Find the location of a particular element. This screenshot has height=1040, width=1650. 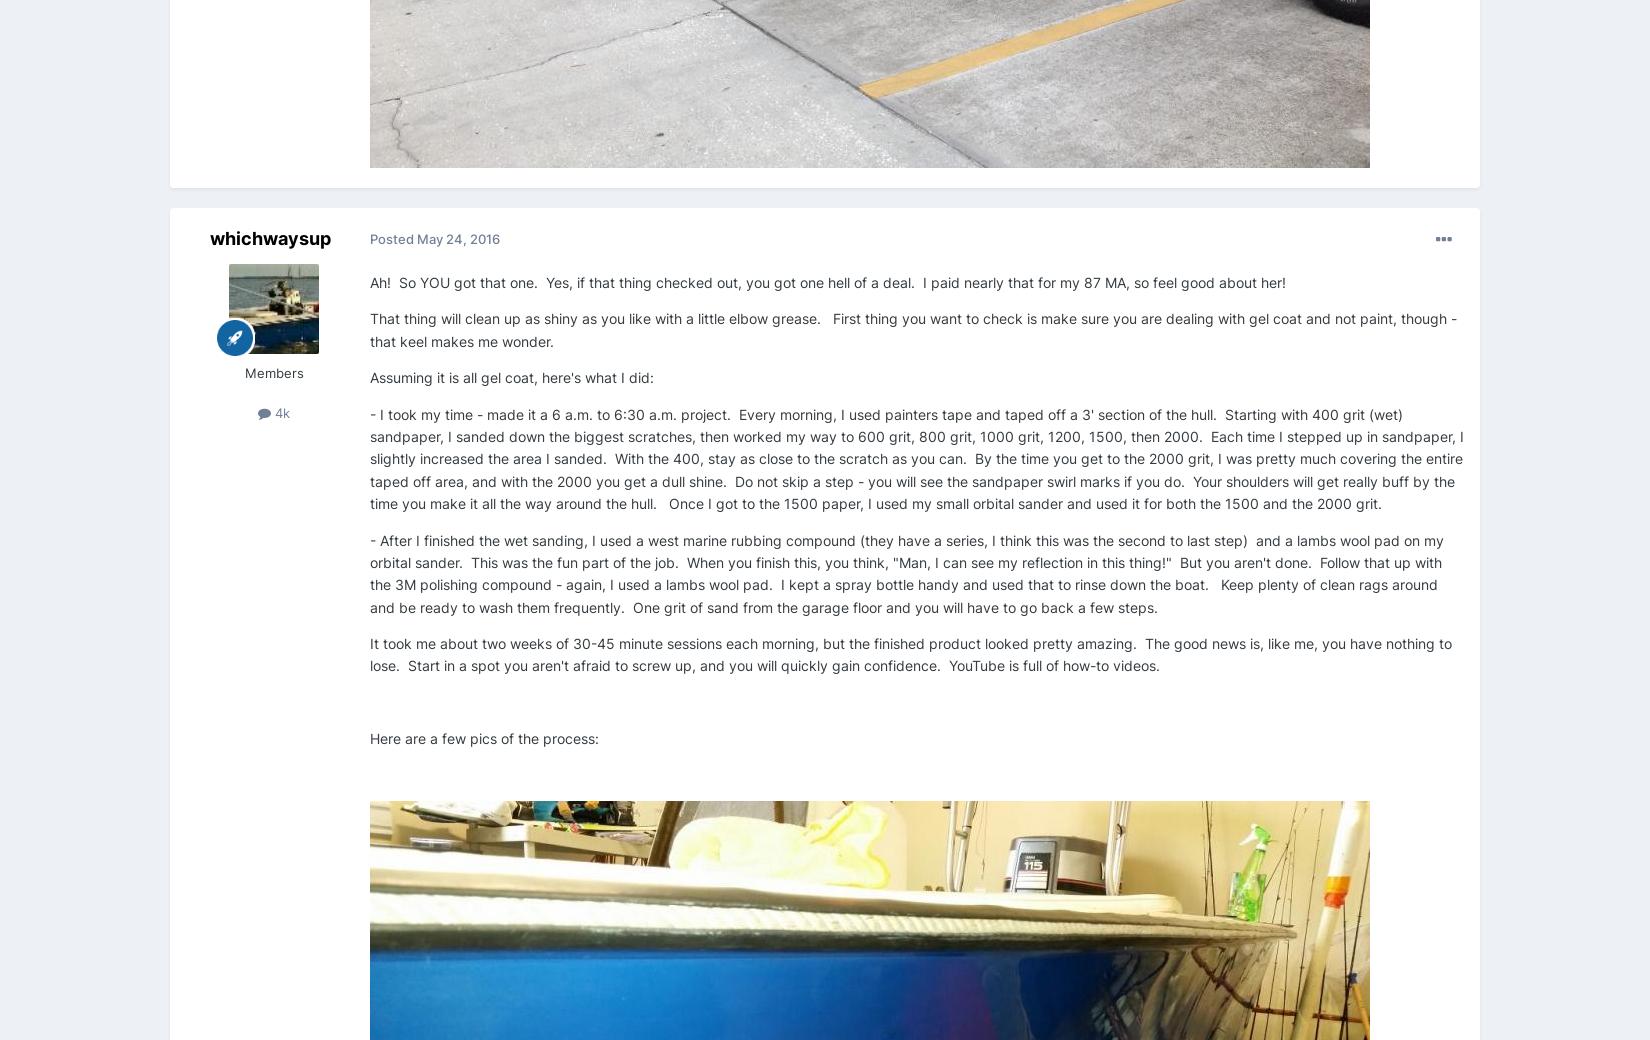

'whichwaysup' is located at coordinates (269, 238).